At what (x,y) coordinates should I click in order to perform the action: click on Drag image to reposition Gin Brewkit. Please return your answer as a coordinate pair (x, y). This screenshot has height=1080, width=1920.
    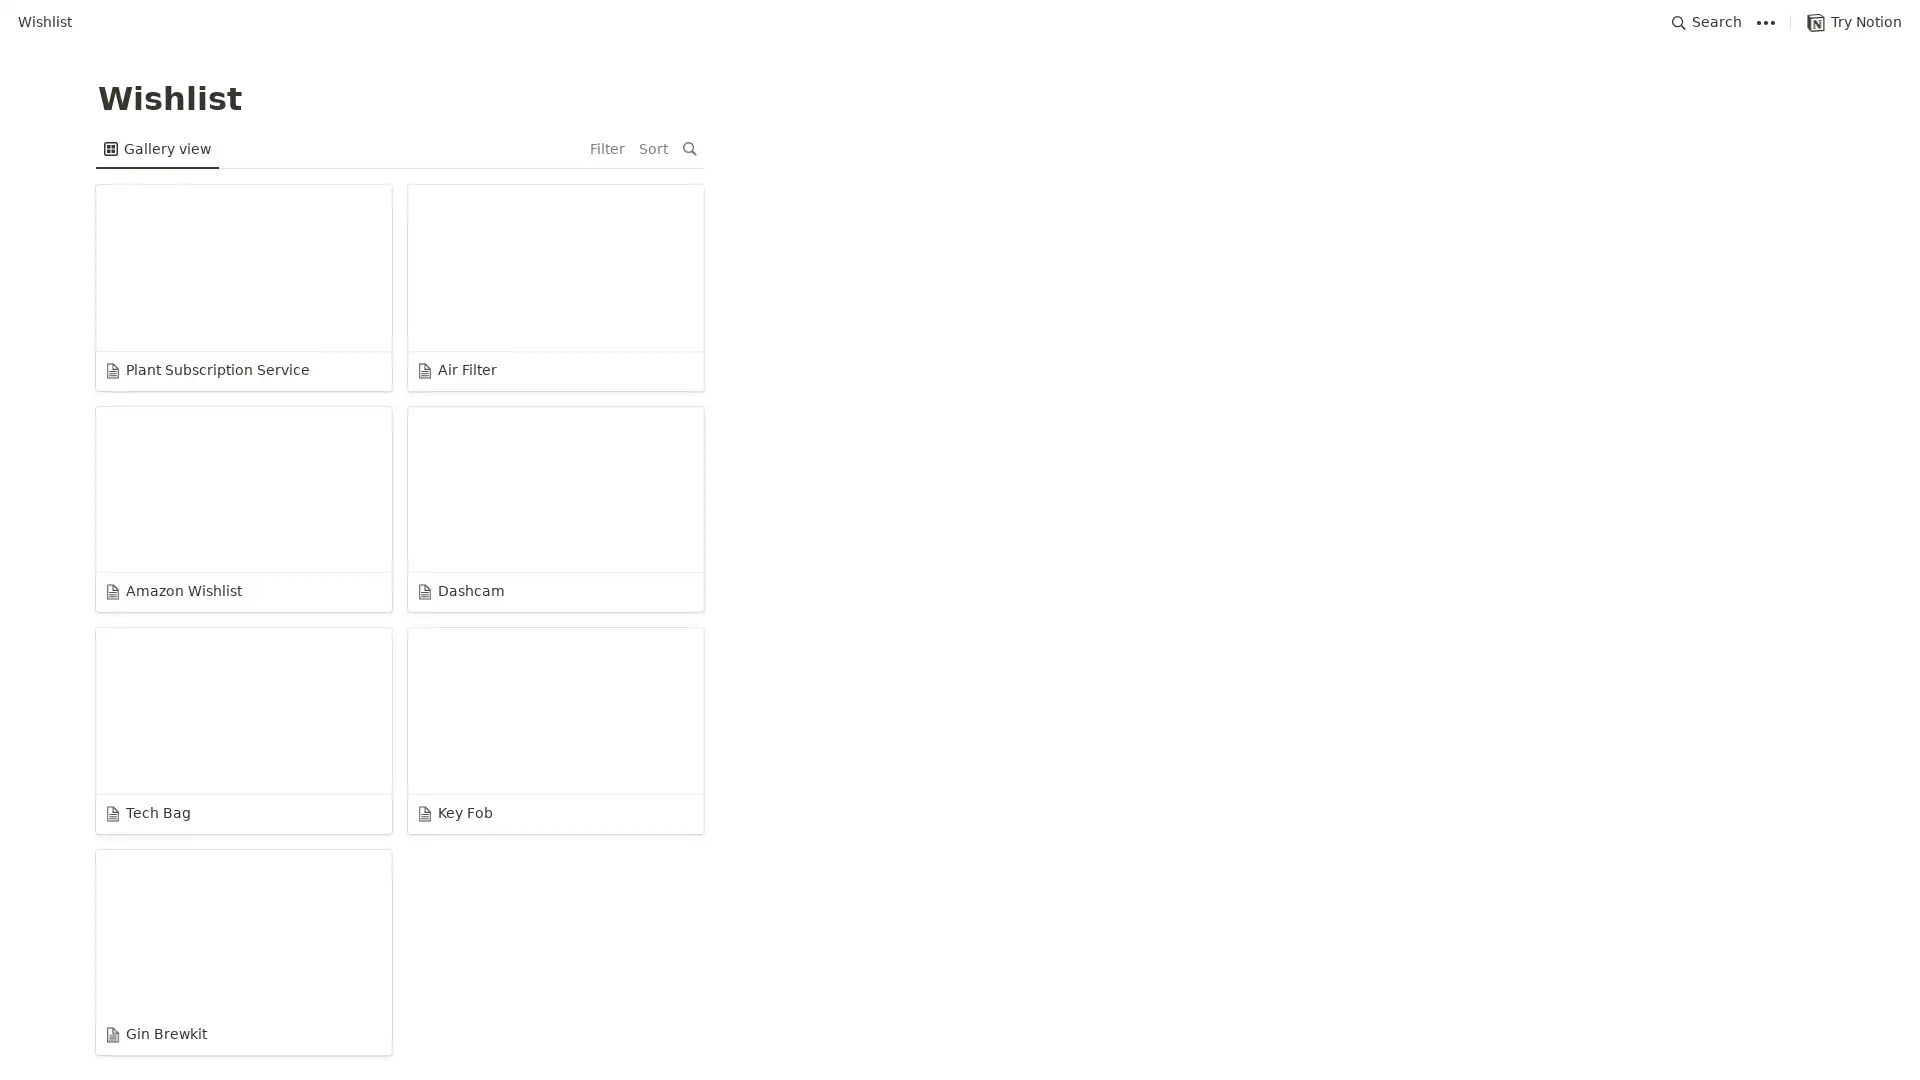
    Looking at the image, I should click on (233, 521).